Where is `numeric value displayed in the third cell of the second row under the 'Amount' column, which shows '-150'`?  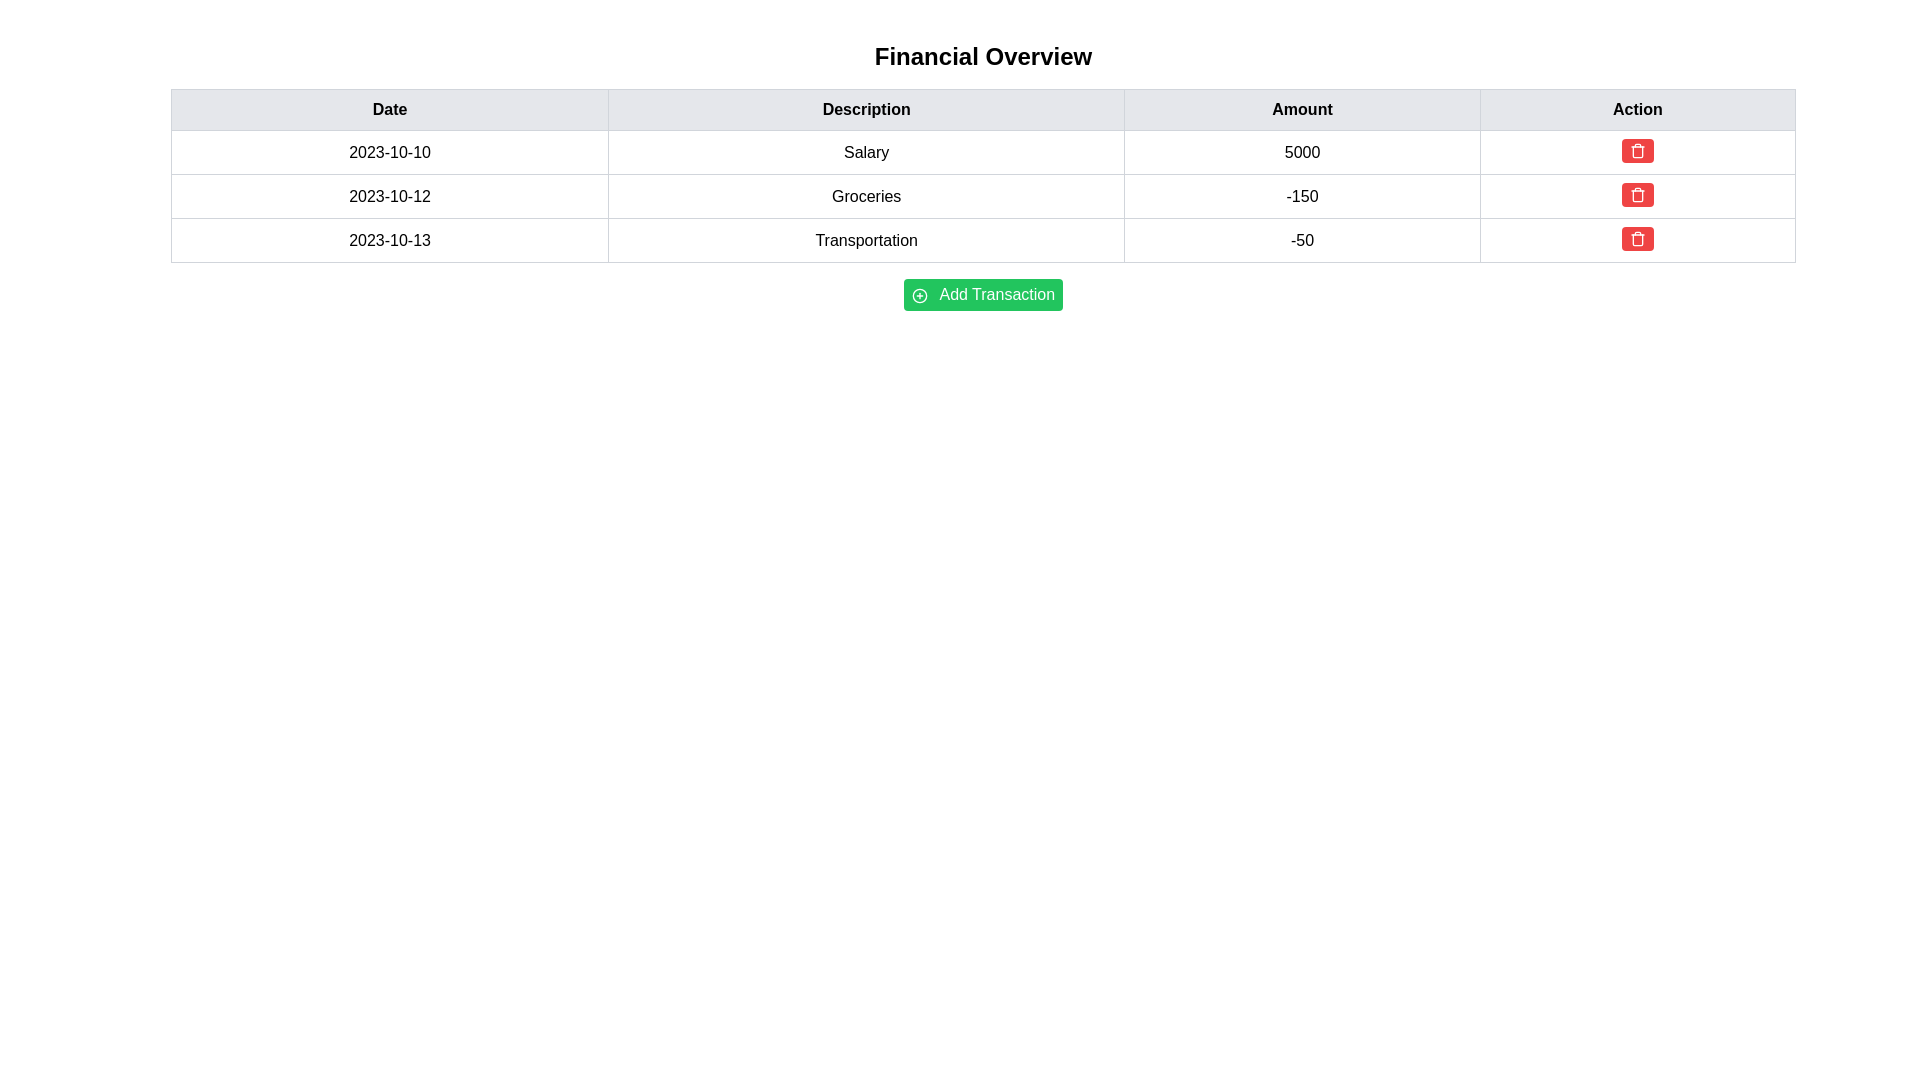
numeric value displayed in the third cell of the second row under the 'Amount' column, which shows '-150' is located at coordinates (1302, 196).